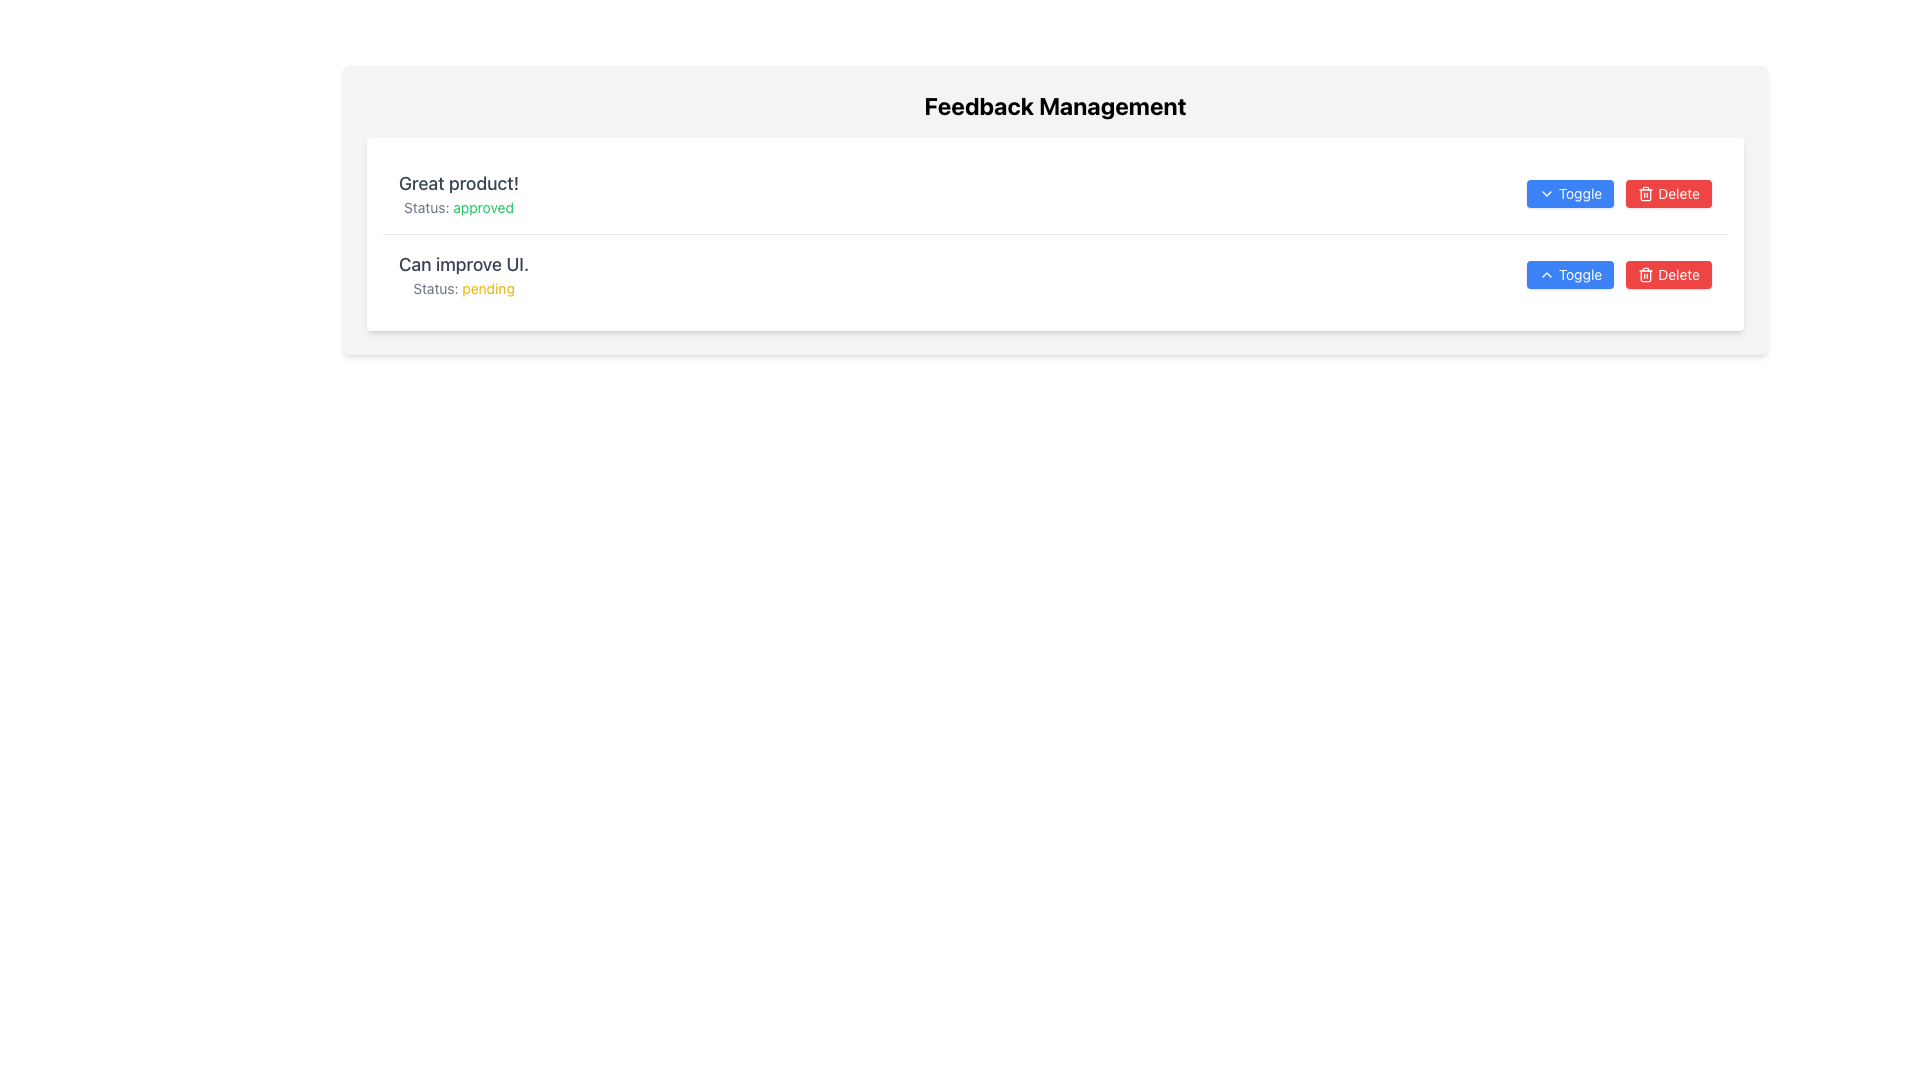 Image resolution: width=1920 pixels, height=1080 pixels. What do you see at coordinates (1619, 274) in the screenshot?
I see `the 'Toggle' button located at the far right of the second row of feedback entries in the 'Feedback Management' section to change the state` at bounding box center [1619, 274].